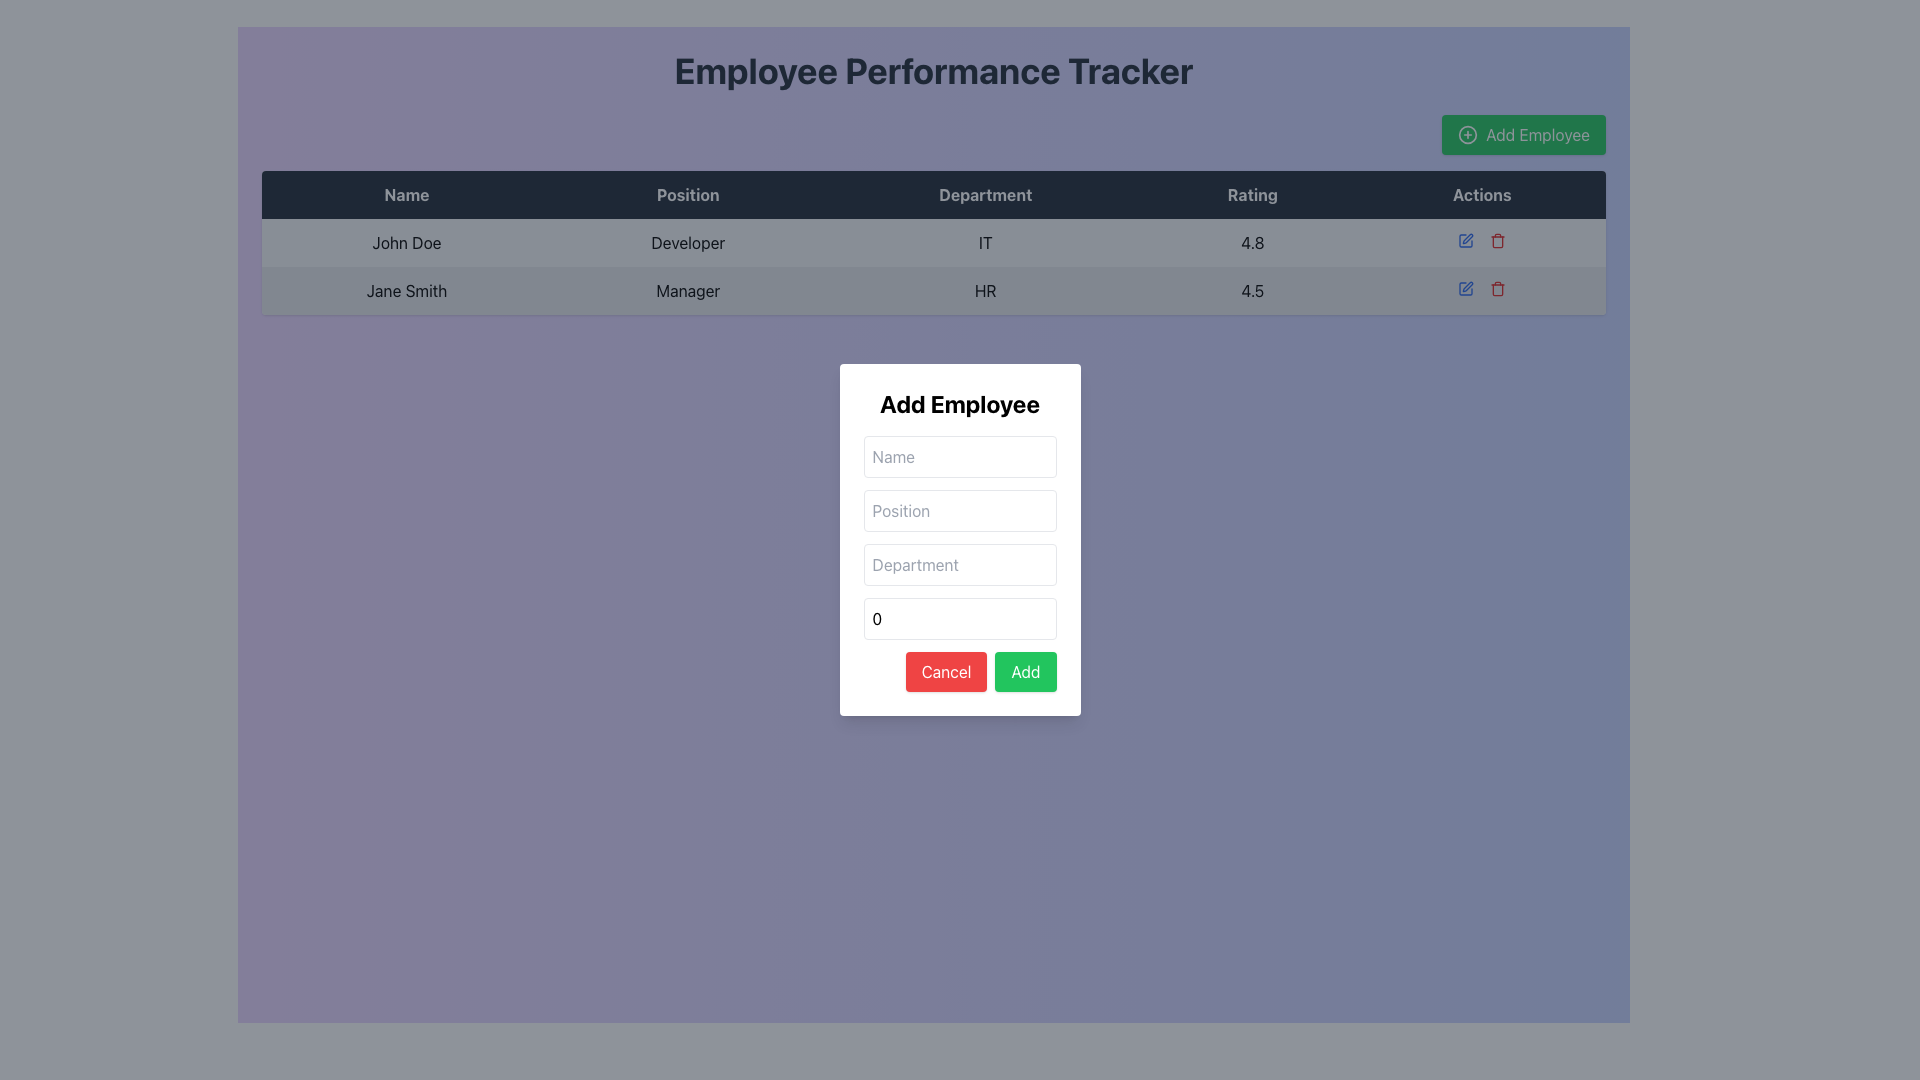  Describe the element at coordinates (985, 290) in the screenshot. I see `the Static Table Cell displaying 'HR' in the second row of the table under the 'Department' column` at that location.